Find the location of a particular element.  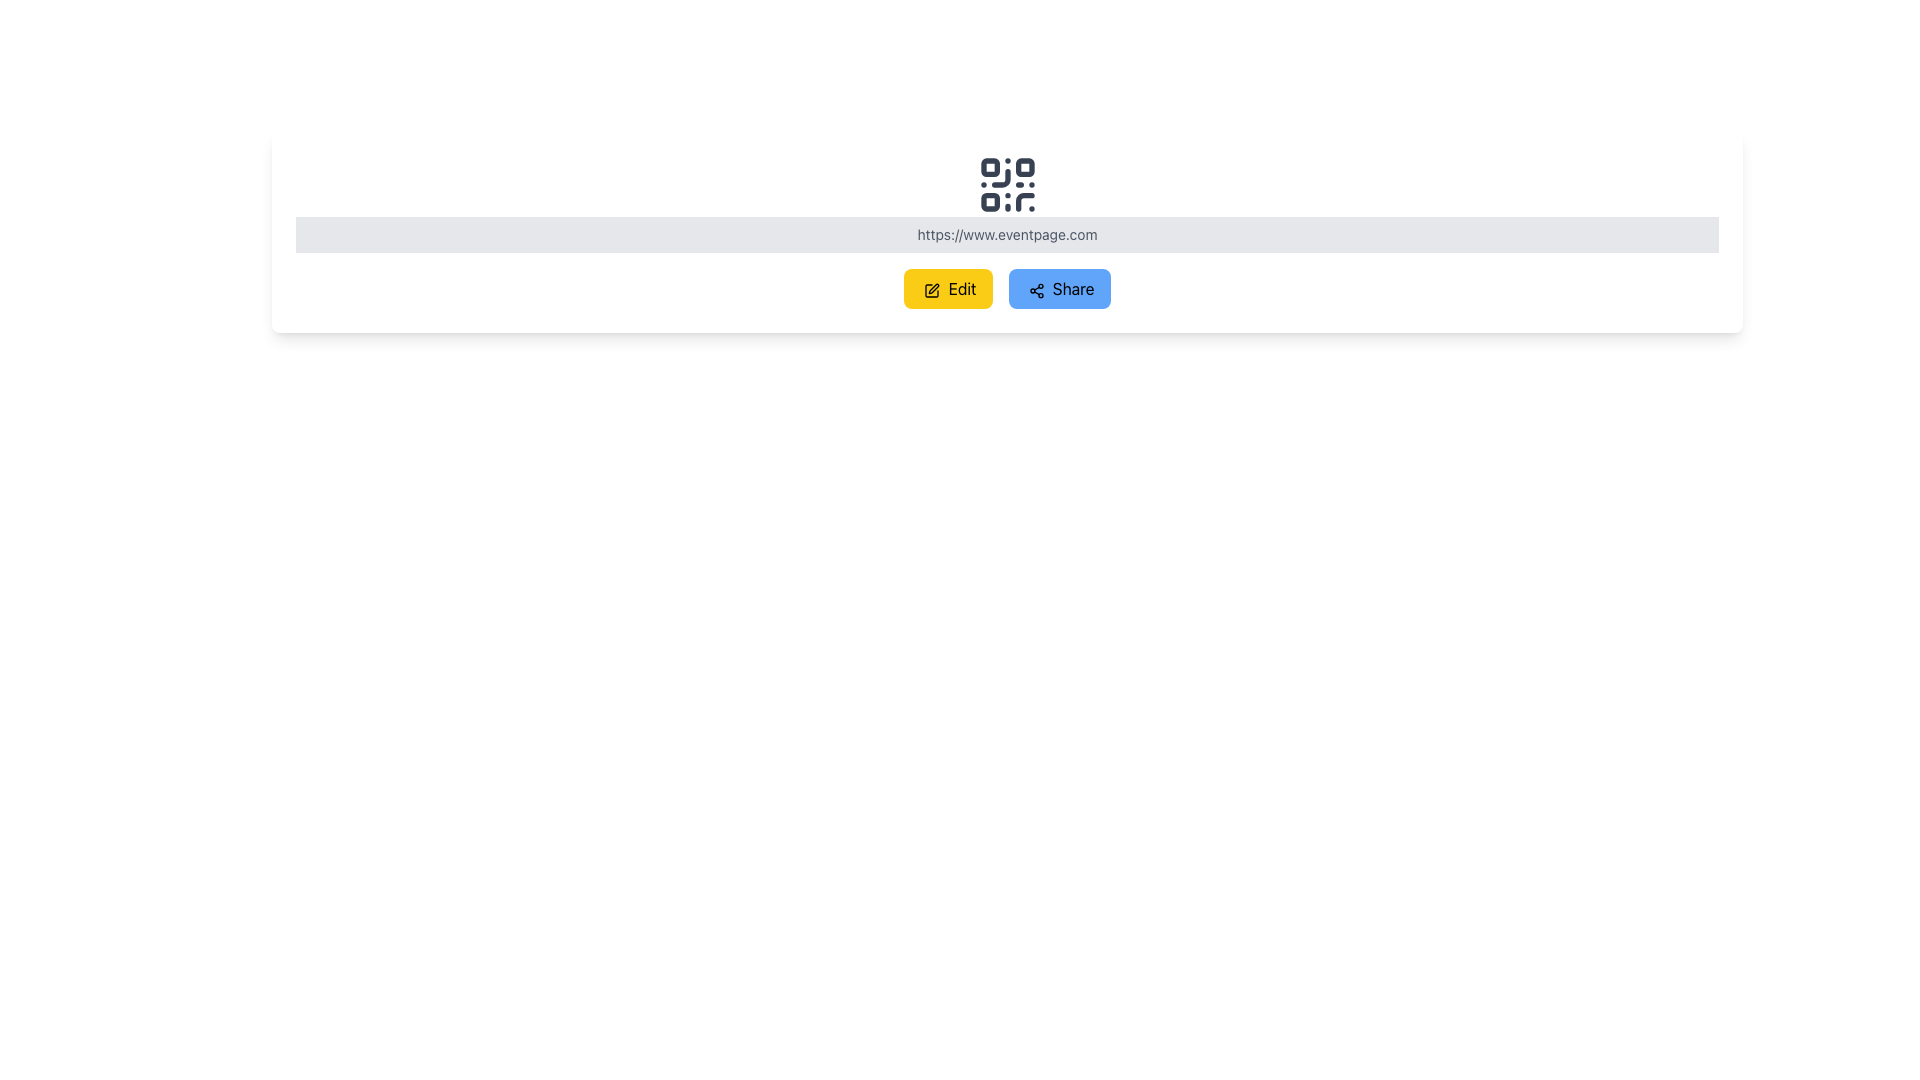

the first smaller square is located at coordinates (990, 166).